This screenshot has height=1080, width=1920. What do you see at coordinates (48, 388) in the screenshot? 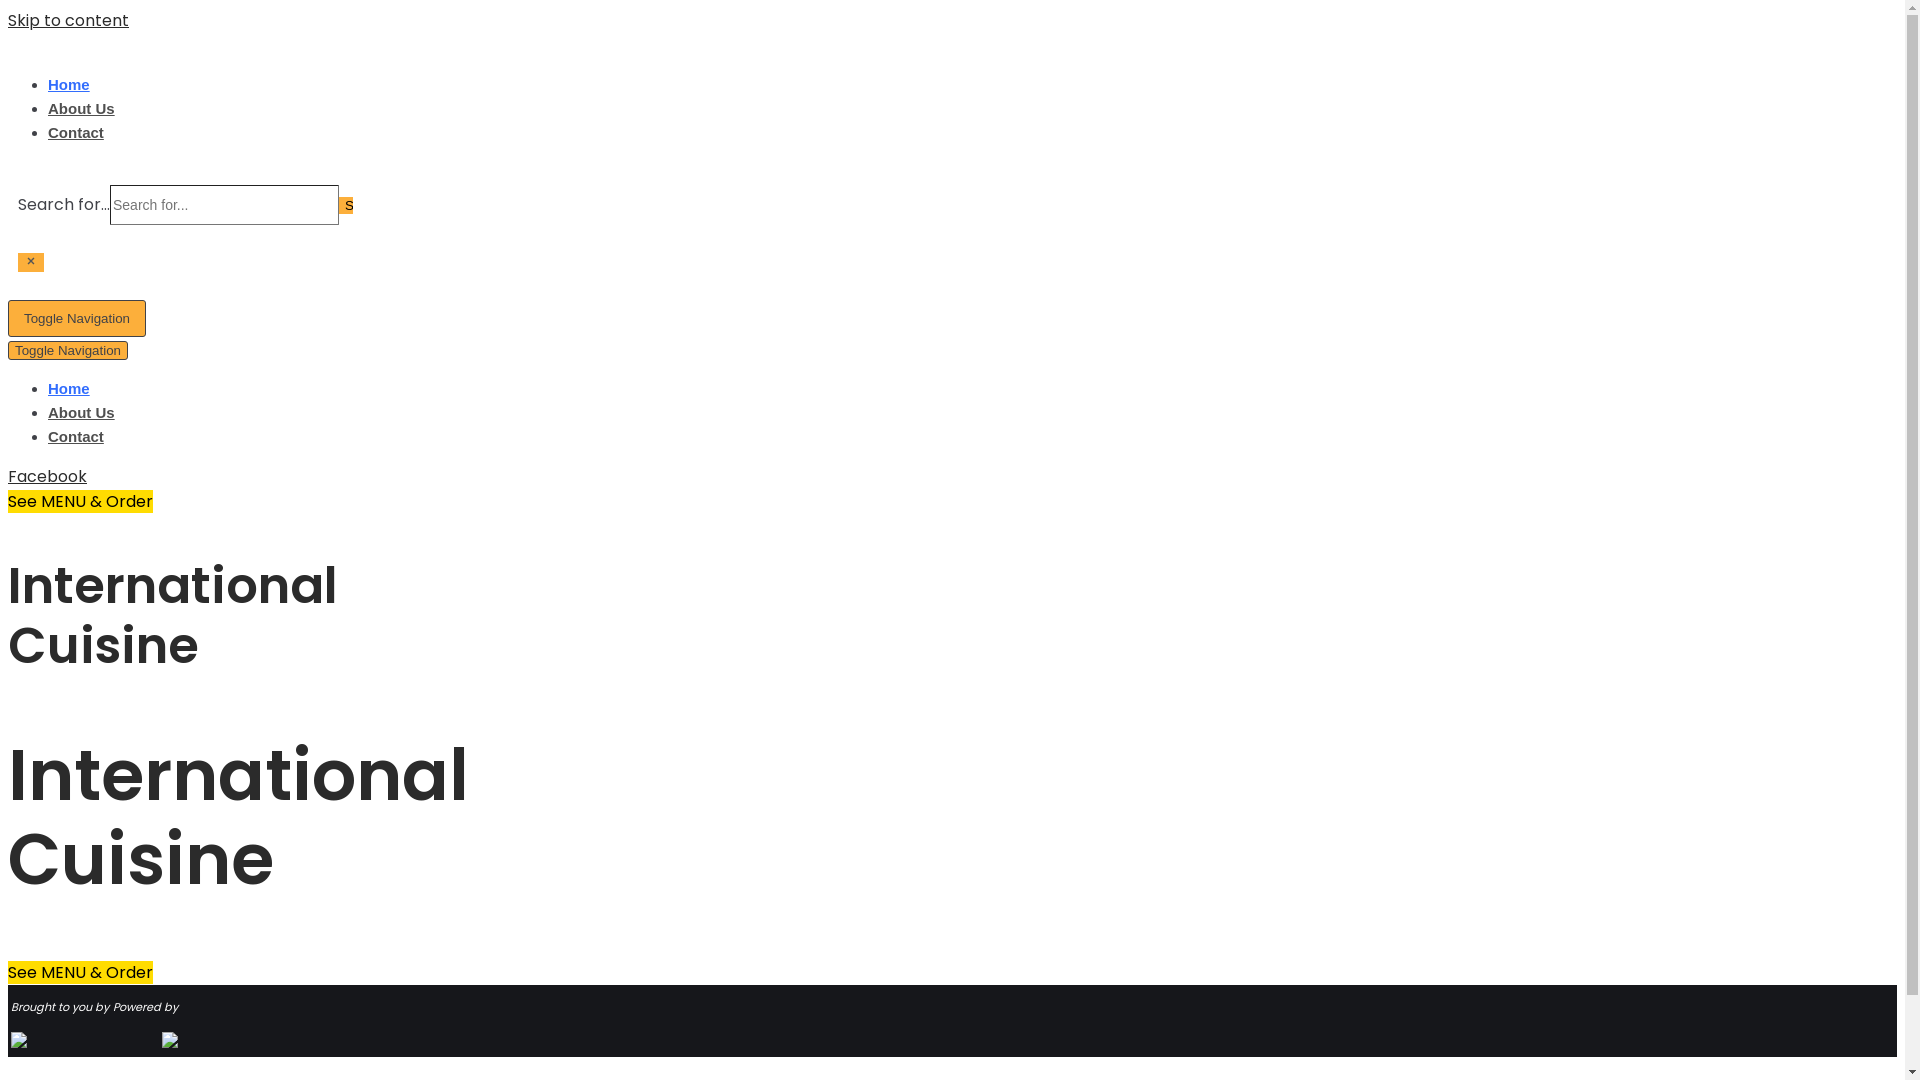
I see `'Home'` at bounding box center [48, 388].